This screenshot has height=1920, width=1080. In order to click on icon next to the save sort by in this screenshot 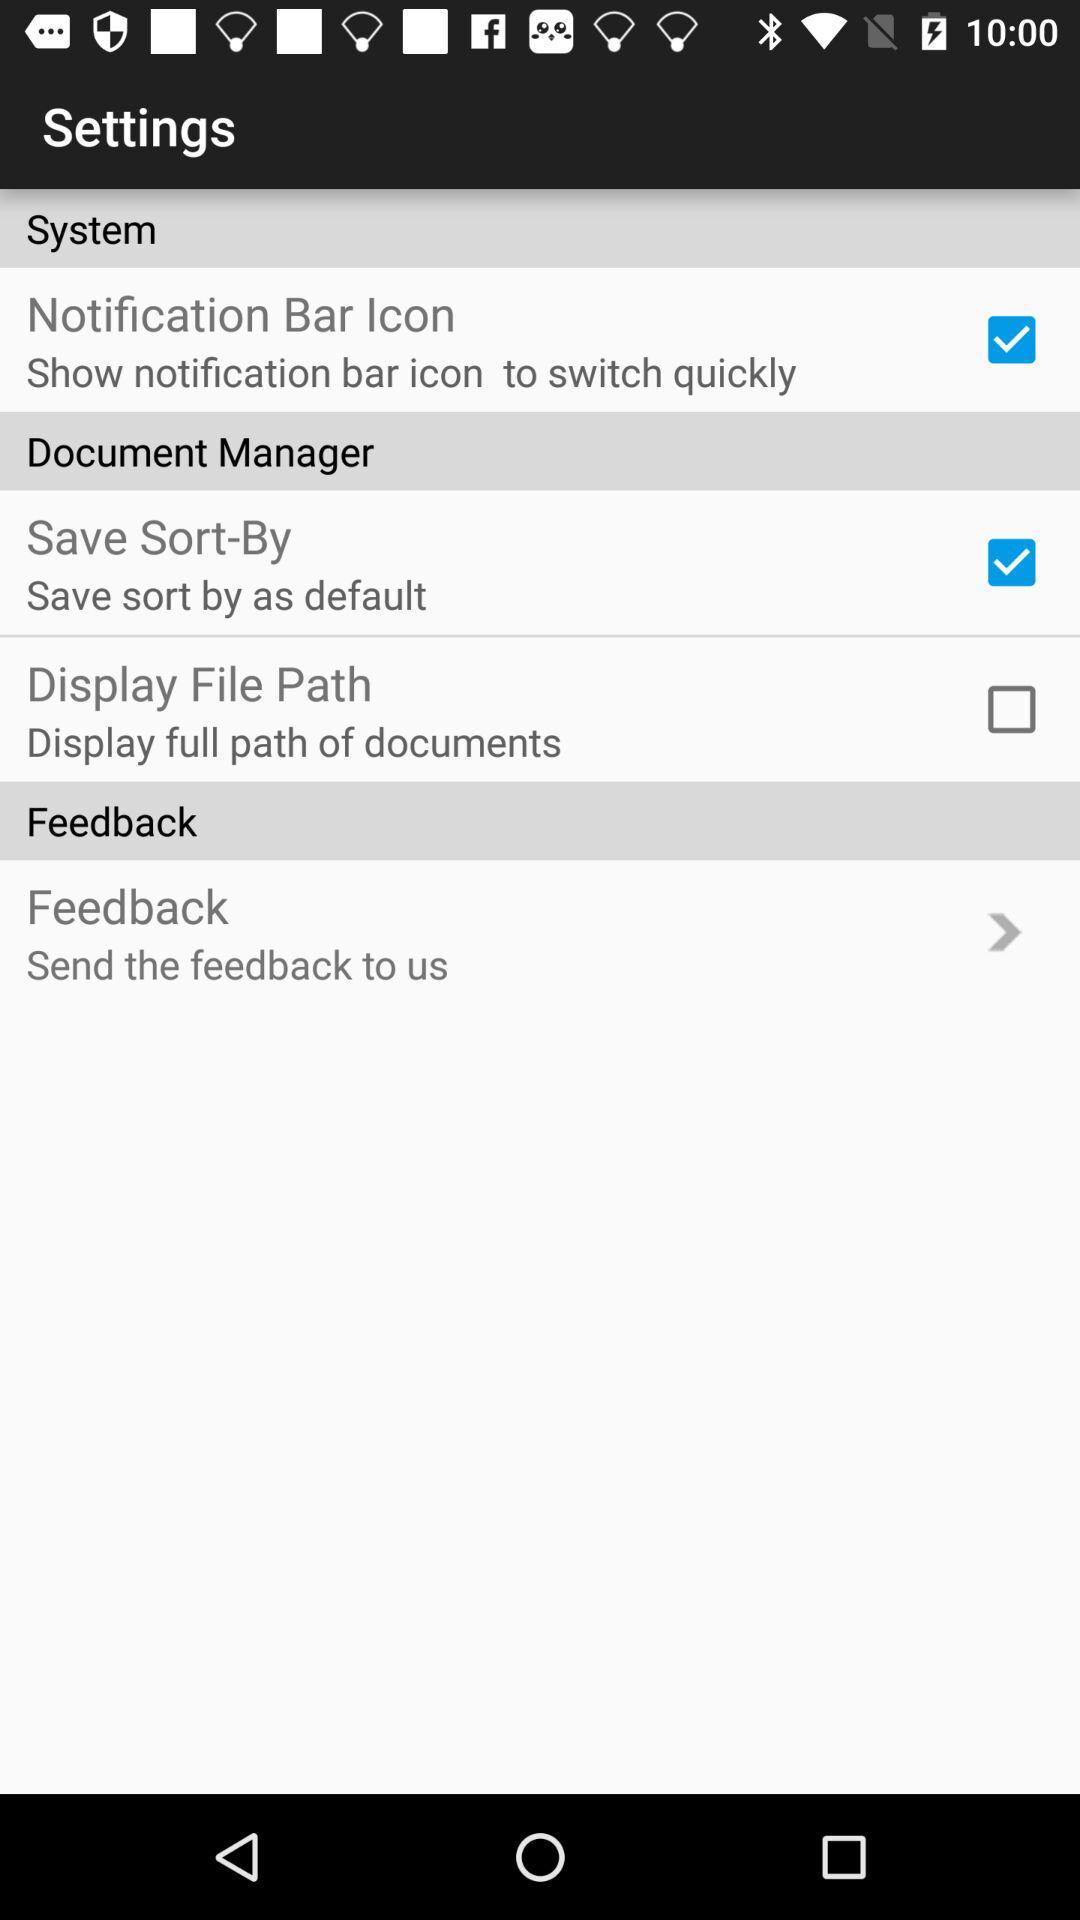, I will do `click(1011, 561)`.